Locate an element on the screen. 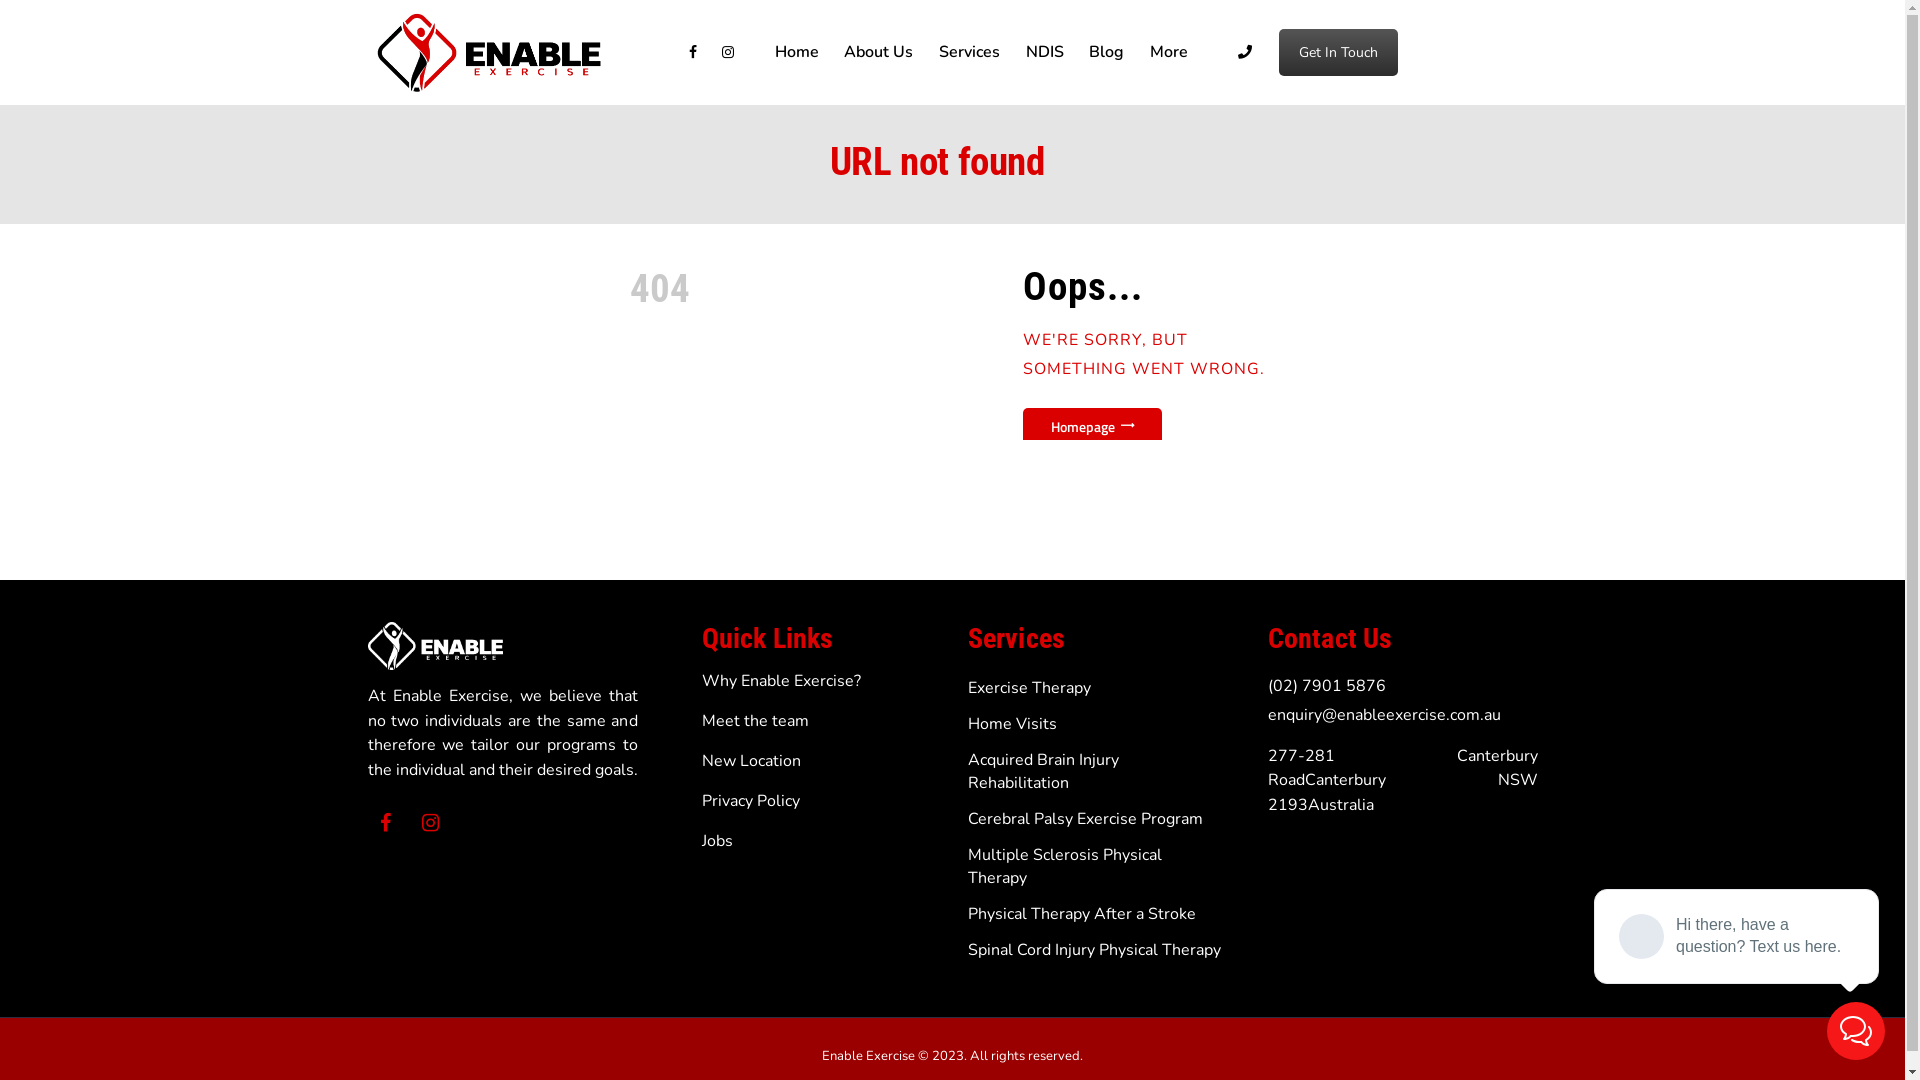 Image resolution: width=1920 pixels, height=1080 pixels. 'enquiry@enableexercise.com.au' is located at coordinates (1383, 713).